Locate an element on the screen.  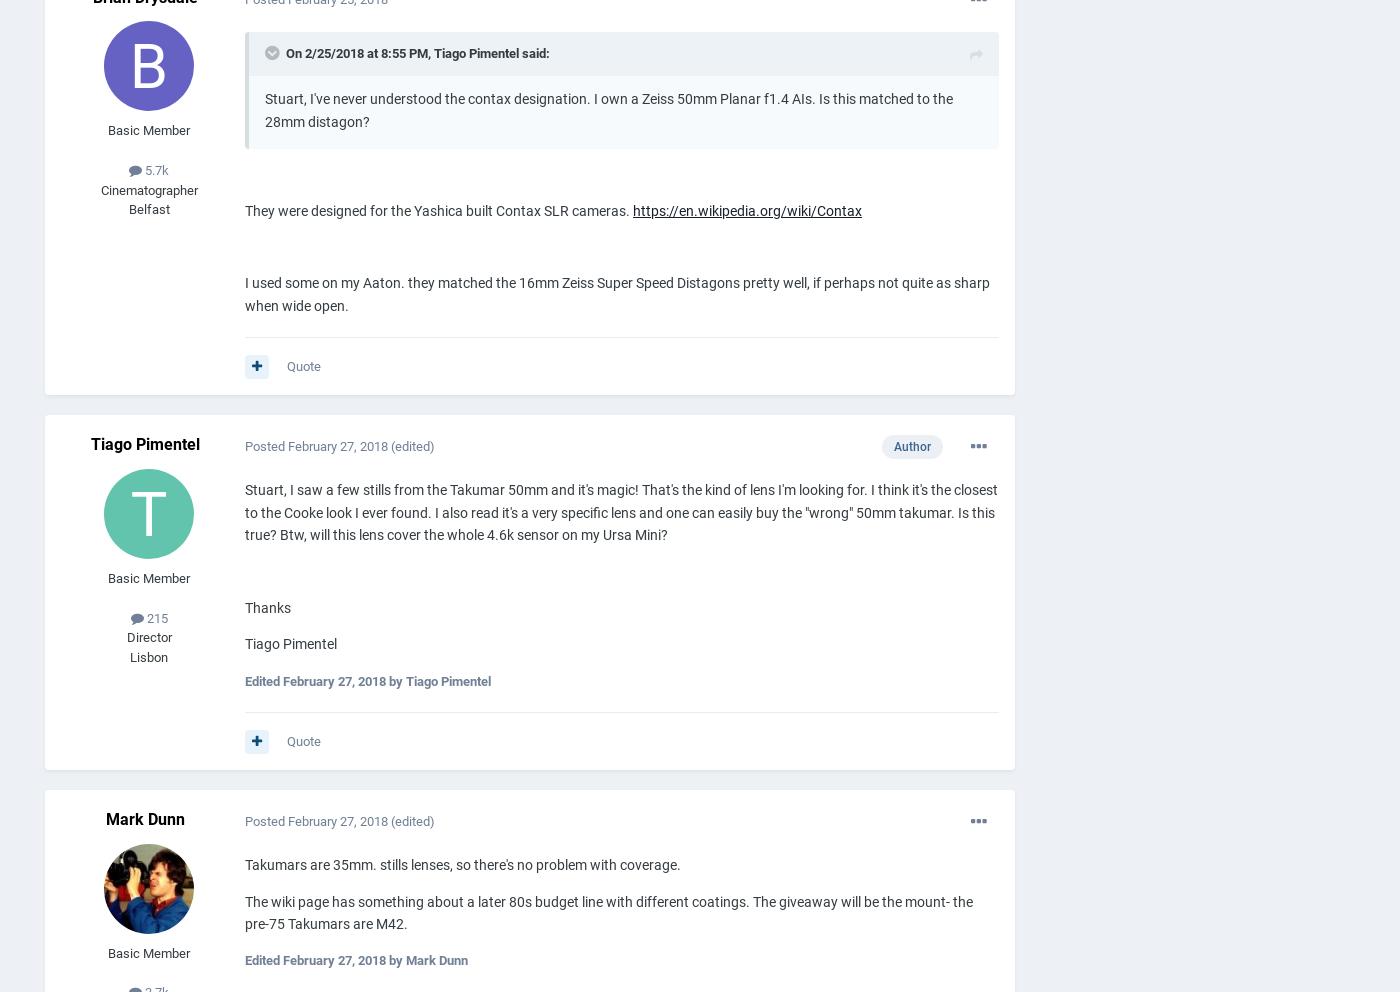
'I used some on my Aaton. they matched the 16mm Zeiss Super Speed Distagons pretty well, if perhaps not quite as sharp when wide open.' is located at coordinates (617, 294).